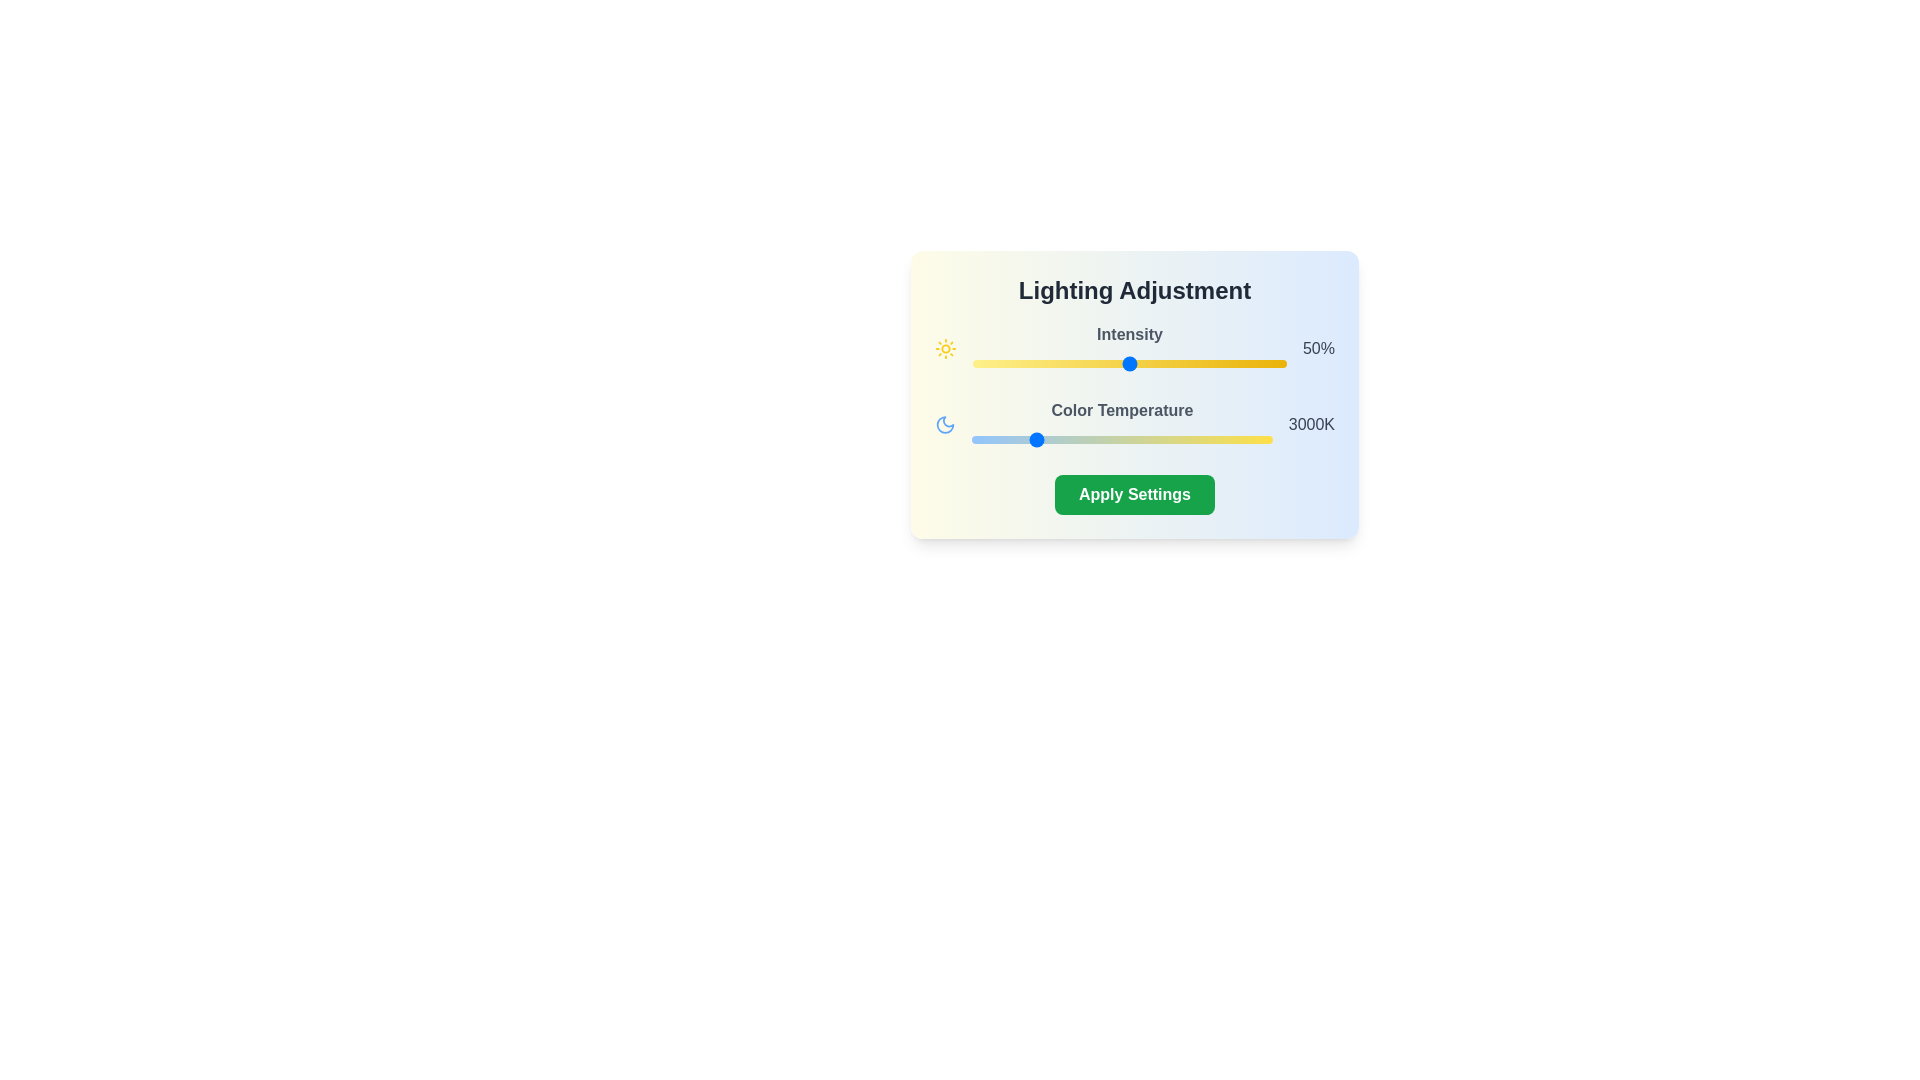 This screenshot has width=1920, height=1080. Describe the element at coordinates (984, 438) in the screenshot. I see `the color temperature slider to set it to 2211 Kelvin` at that location.